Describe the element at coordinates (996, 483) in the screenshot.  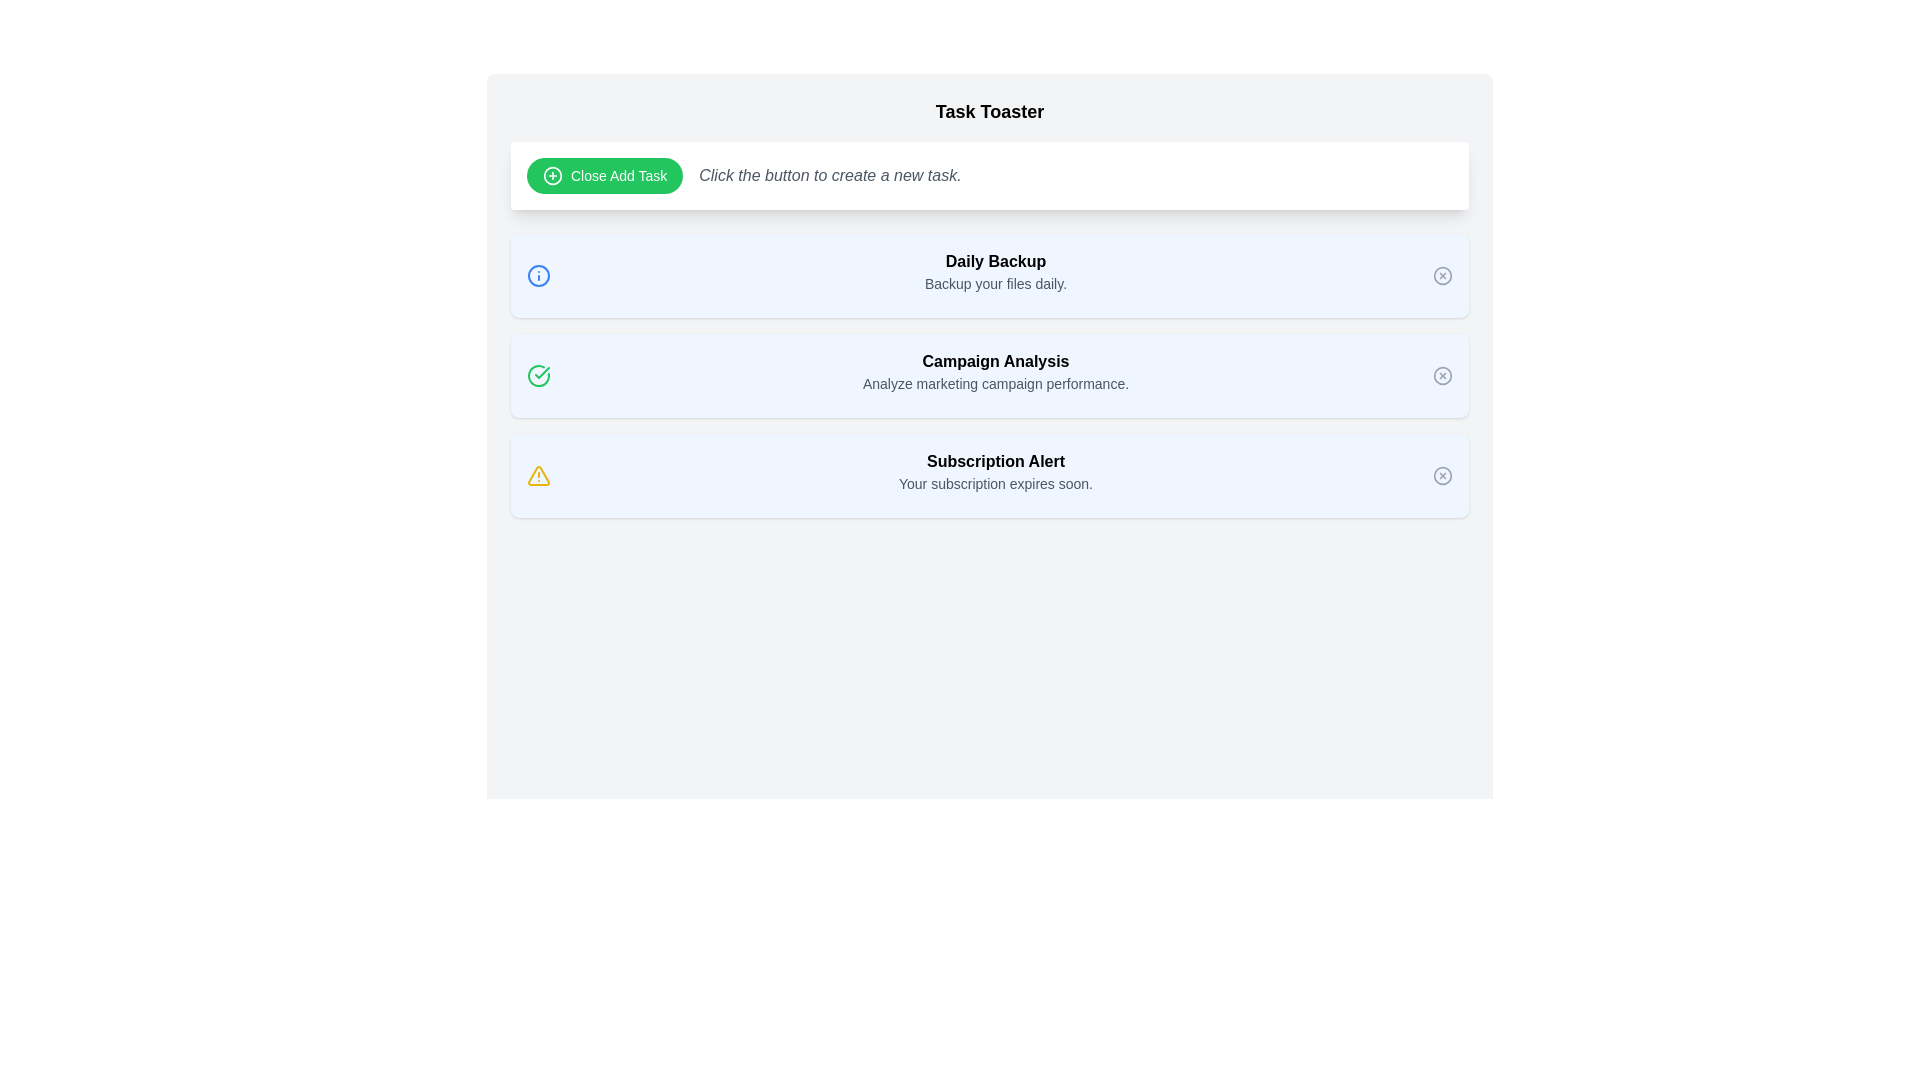
I see `the informational text label indicating that the user's subscription is near expiration, located beneath the title 'Subscription Alert'` at that location.